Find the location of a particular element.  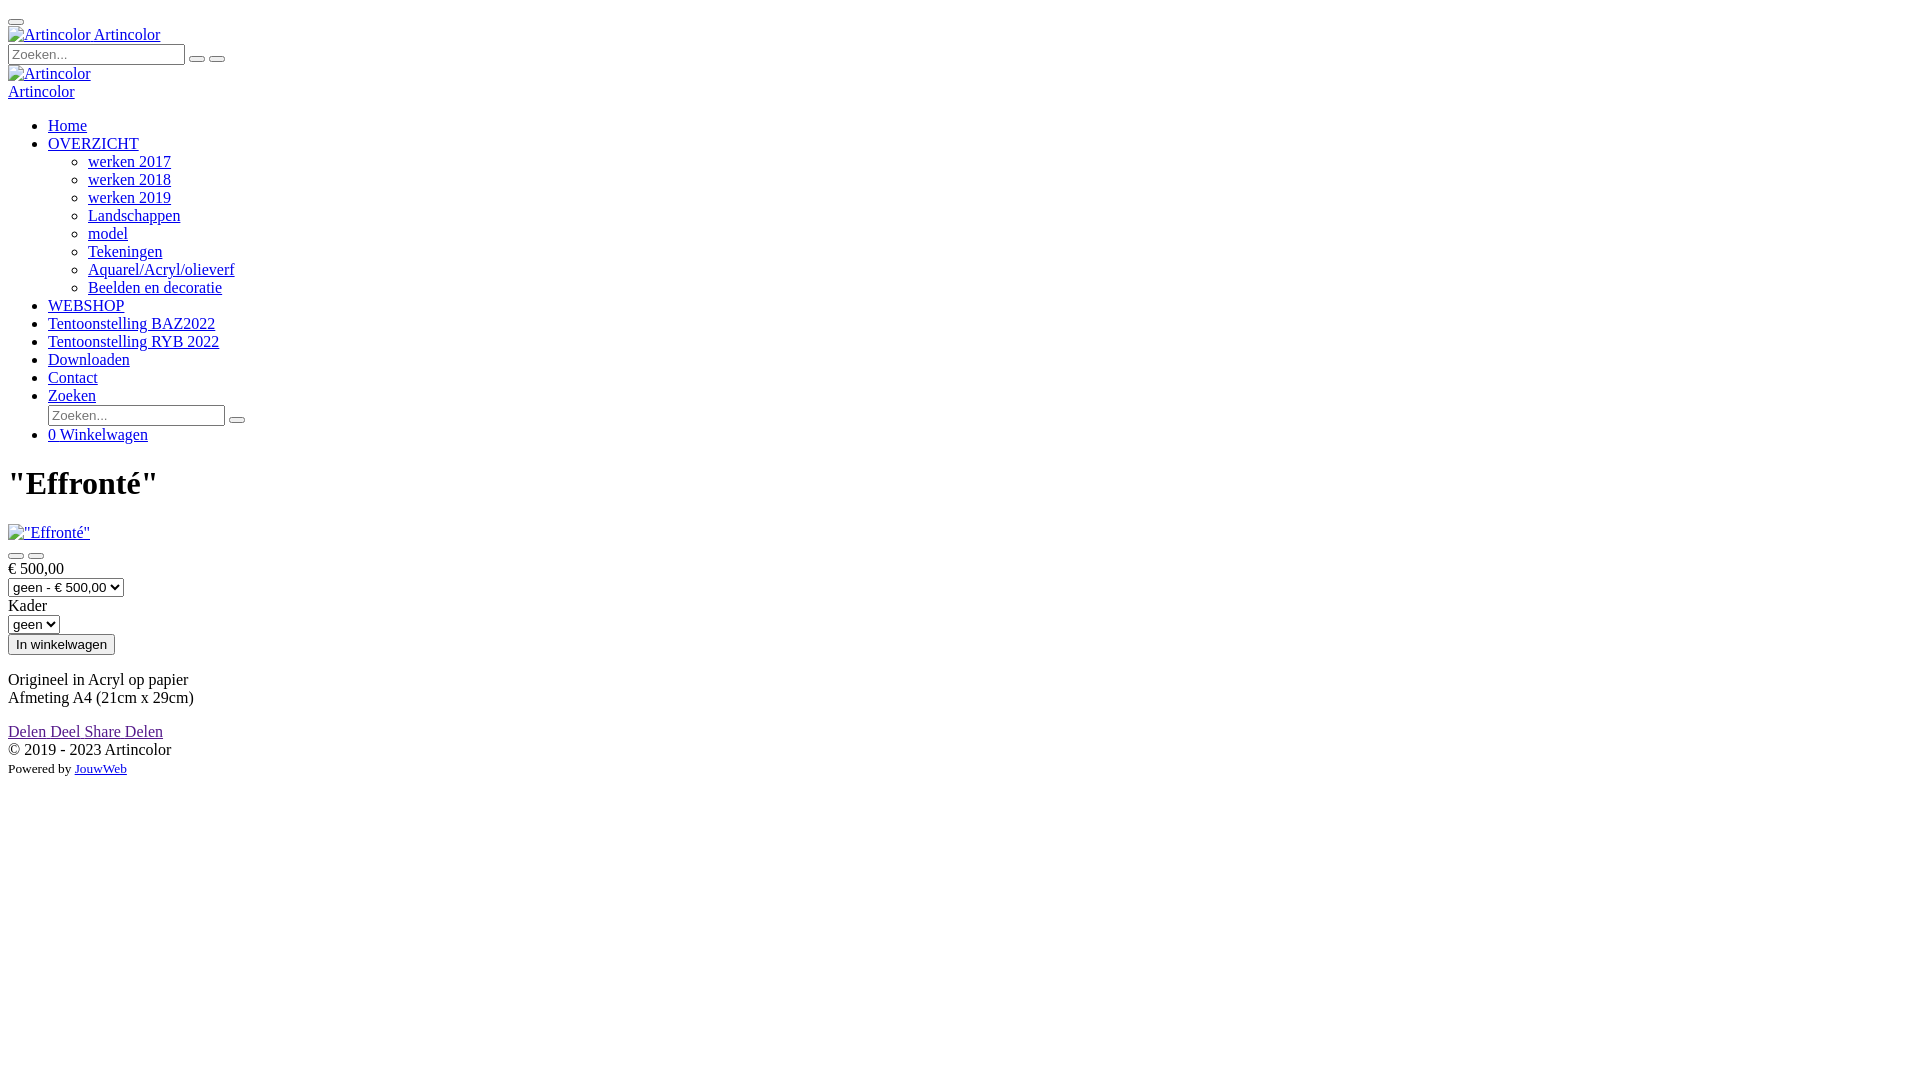

'WEBSHOP' is located at coordinates (85, 305).